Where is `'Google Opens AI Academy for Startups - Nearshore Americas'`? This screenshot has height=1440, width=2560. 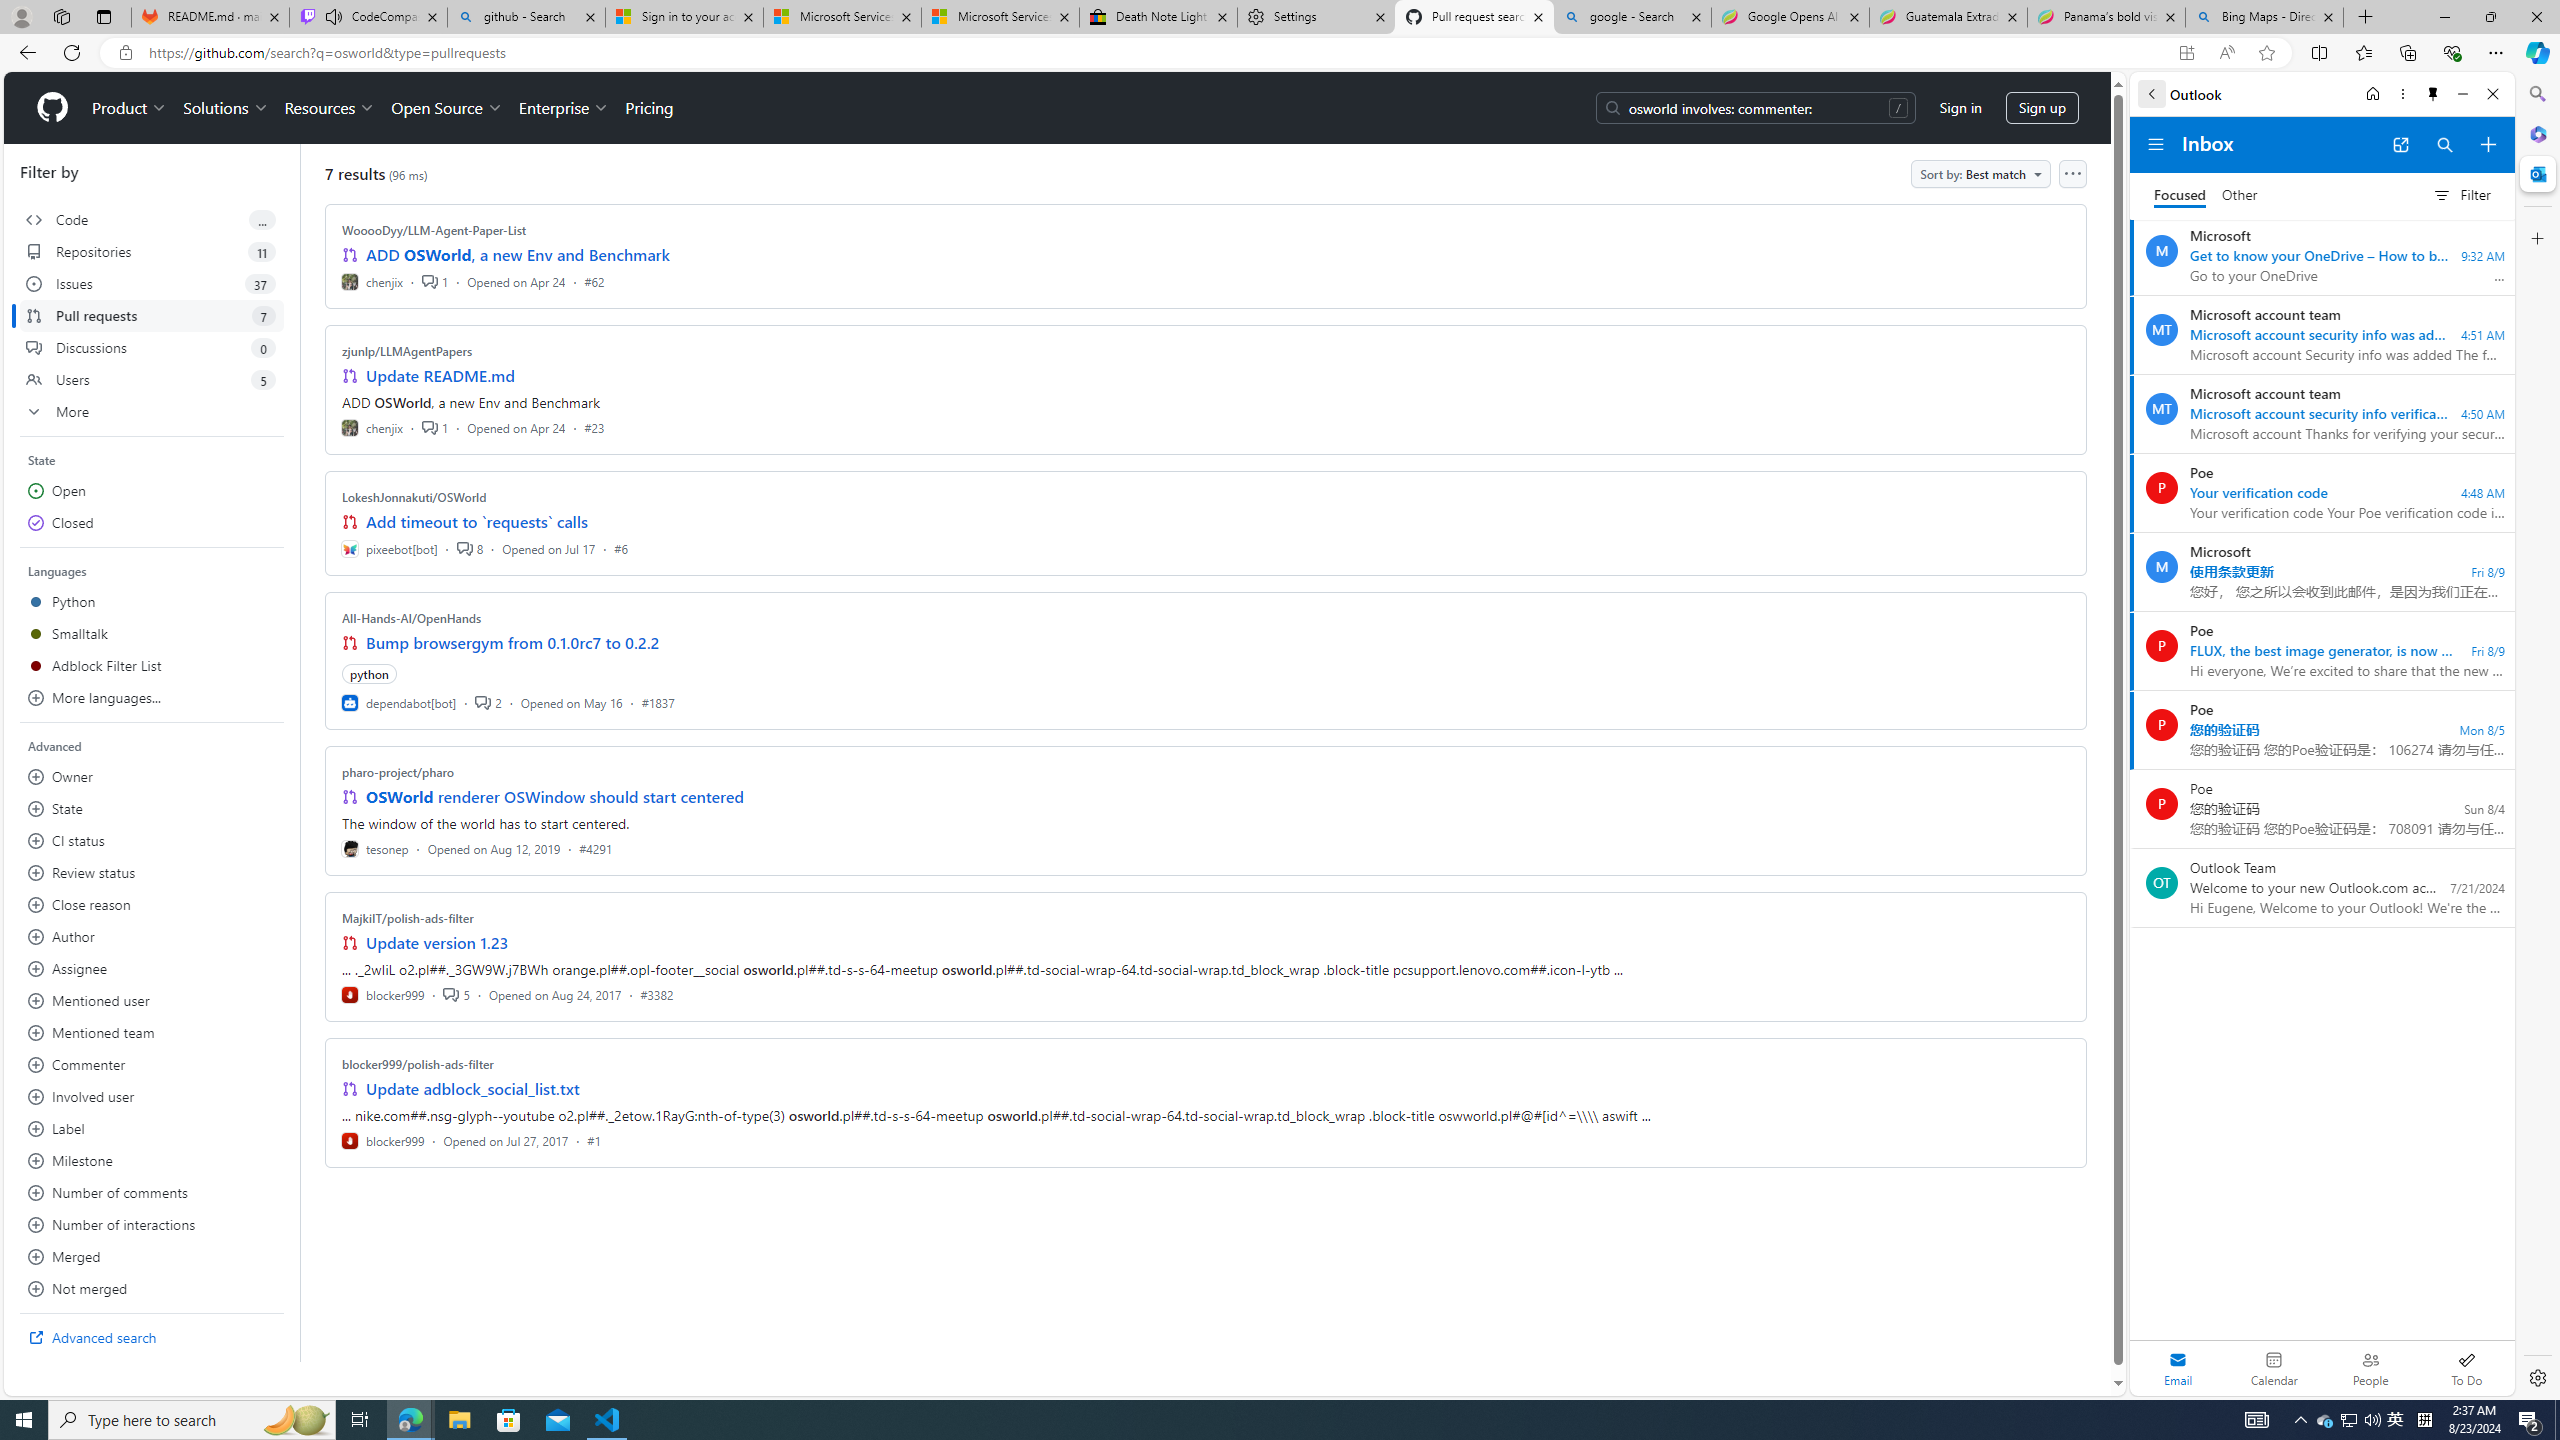
'Google Opens AI Academy for Startups - Nearshore Americas' is located at coordinates (1789, 16).